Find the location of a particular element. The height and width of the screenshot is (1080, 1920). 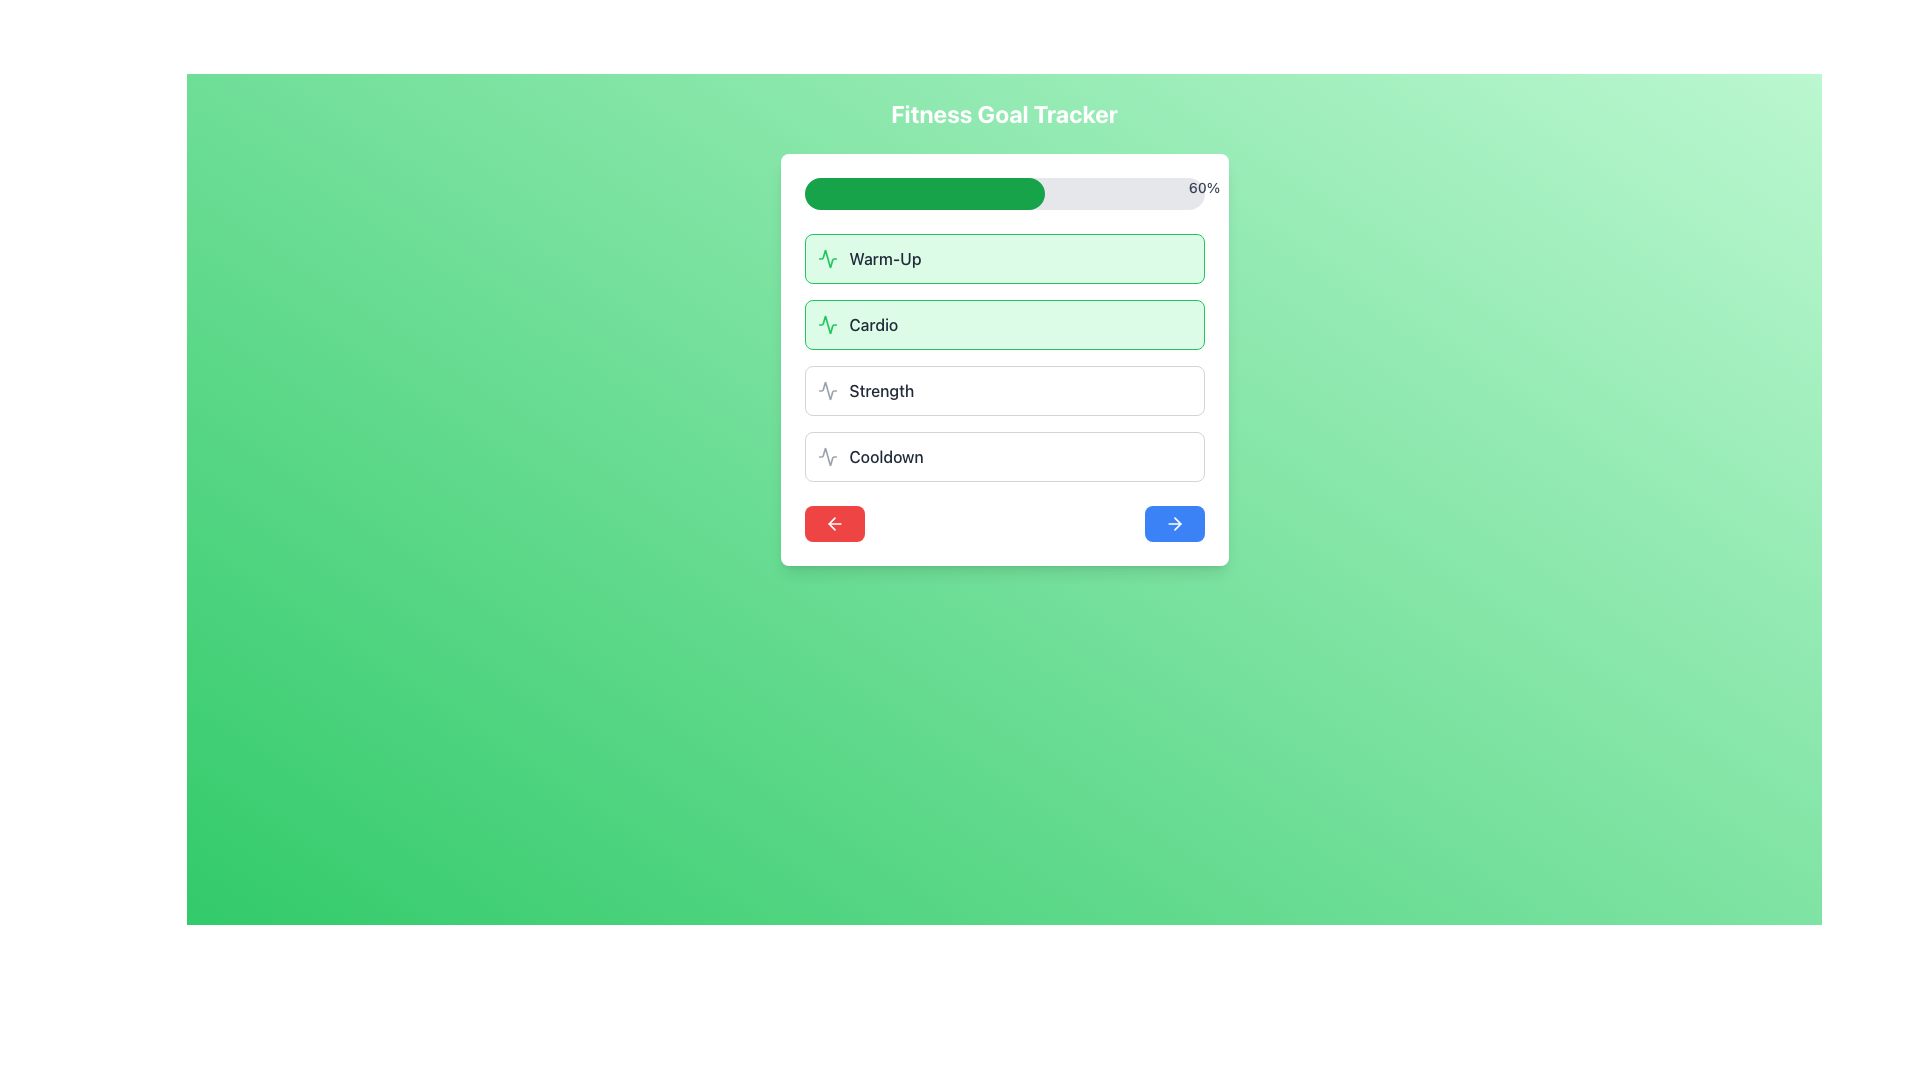

the green activity curve icon located on the left side of the 'Warm-Up' section, which is the first selection box in the vertical list of exercise categories is located at coordinates (827, 257).